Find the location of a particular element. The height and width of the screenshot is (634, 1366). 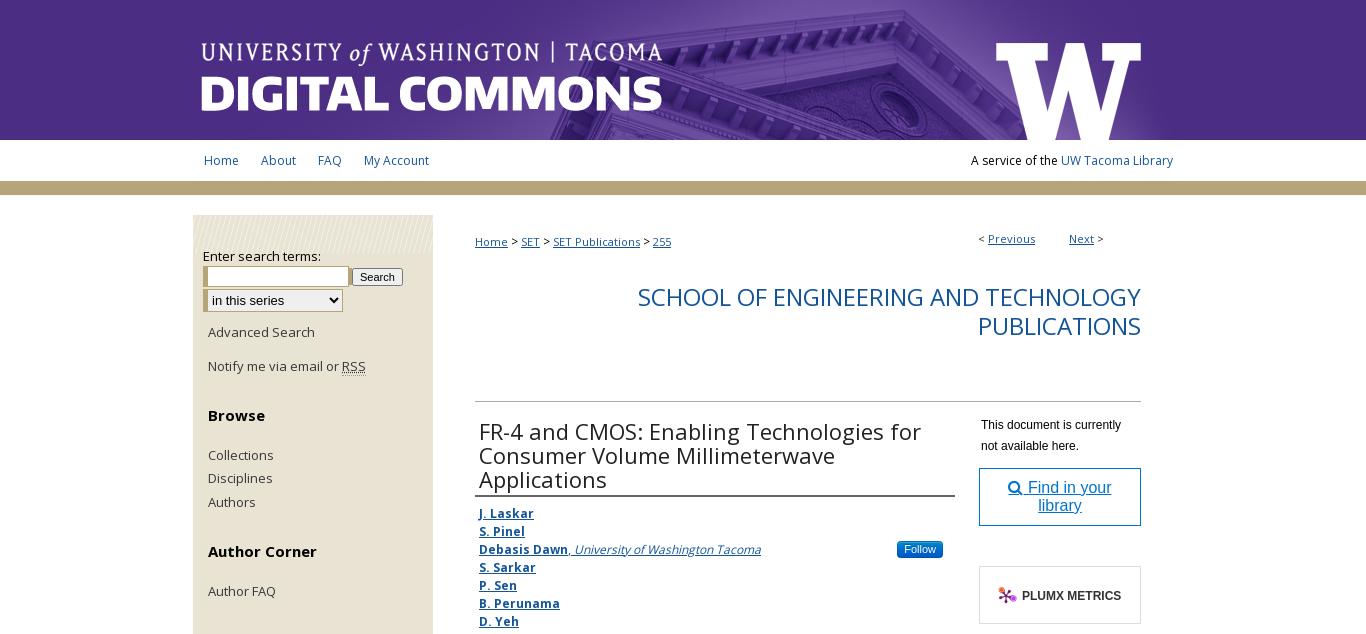

'SET' is located at coordinates (530, 240).